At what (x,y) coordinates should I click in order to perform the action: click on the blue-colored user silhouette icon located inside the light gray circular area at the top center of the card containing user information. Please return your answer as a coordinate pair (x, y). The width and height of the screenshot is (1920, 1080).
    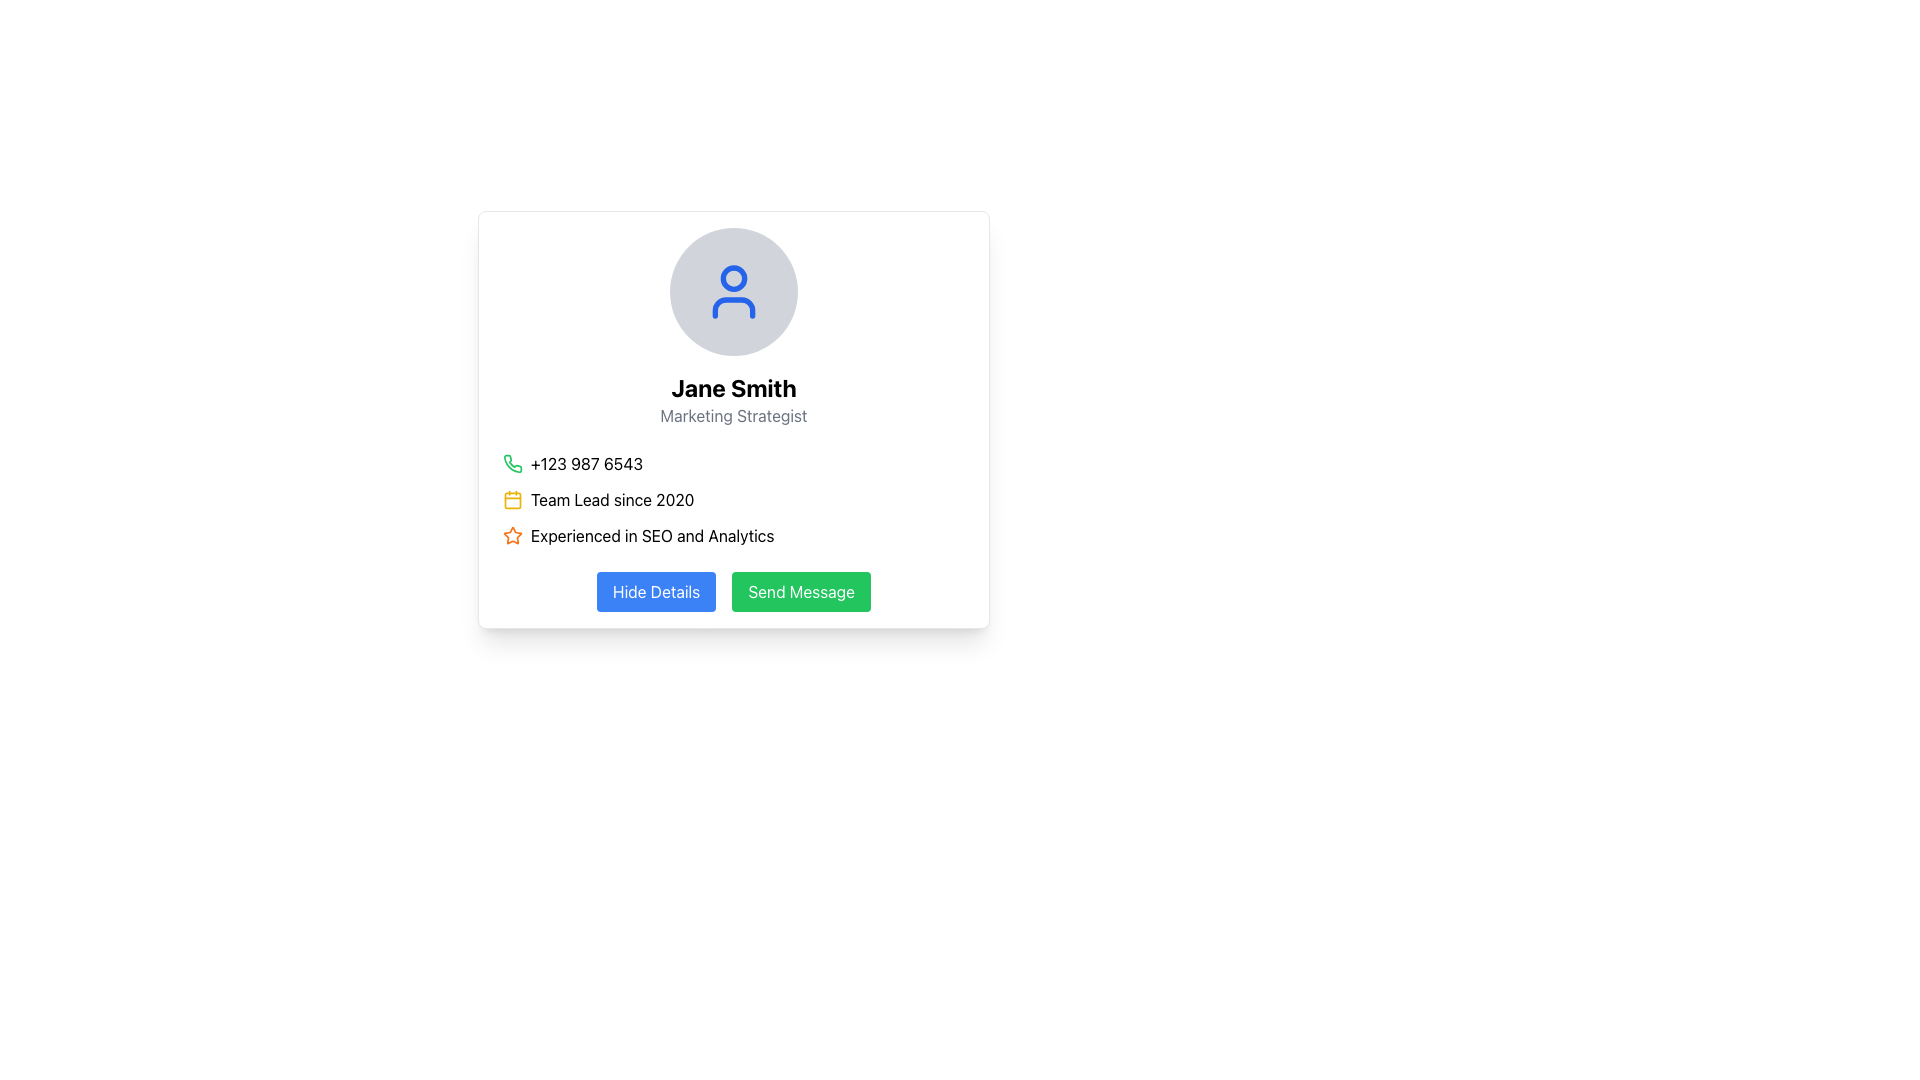
    Looking at the image, I should click on (733, 292).